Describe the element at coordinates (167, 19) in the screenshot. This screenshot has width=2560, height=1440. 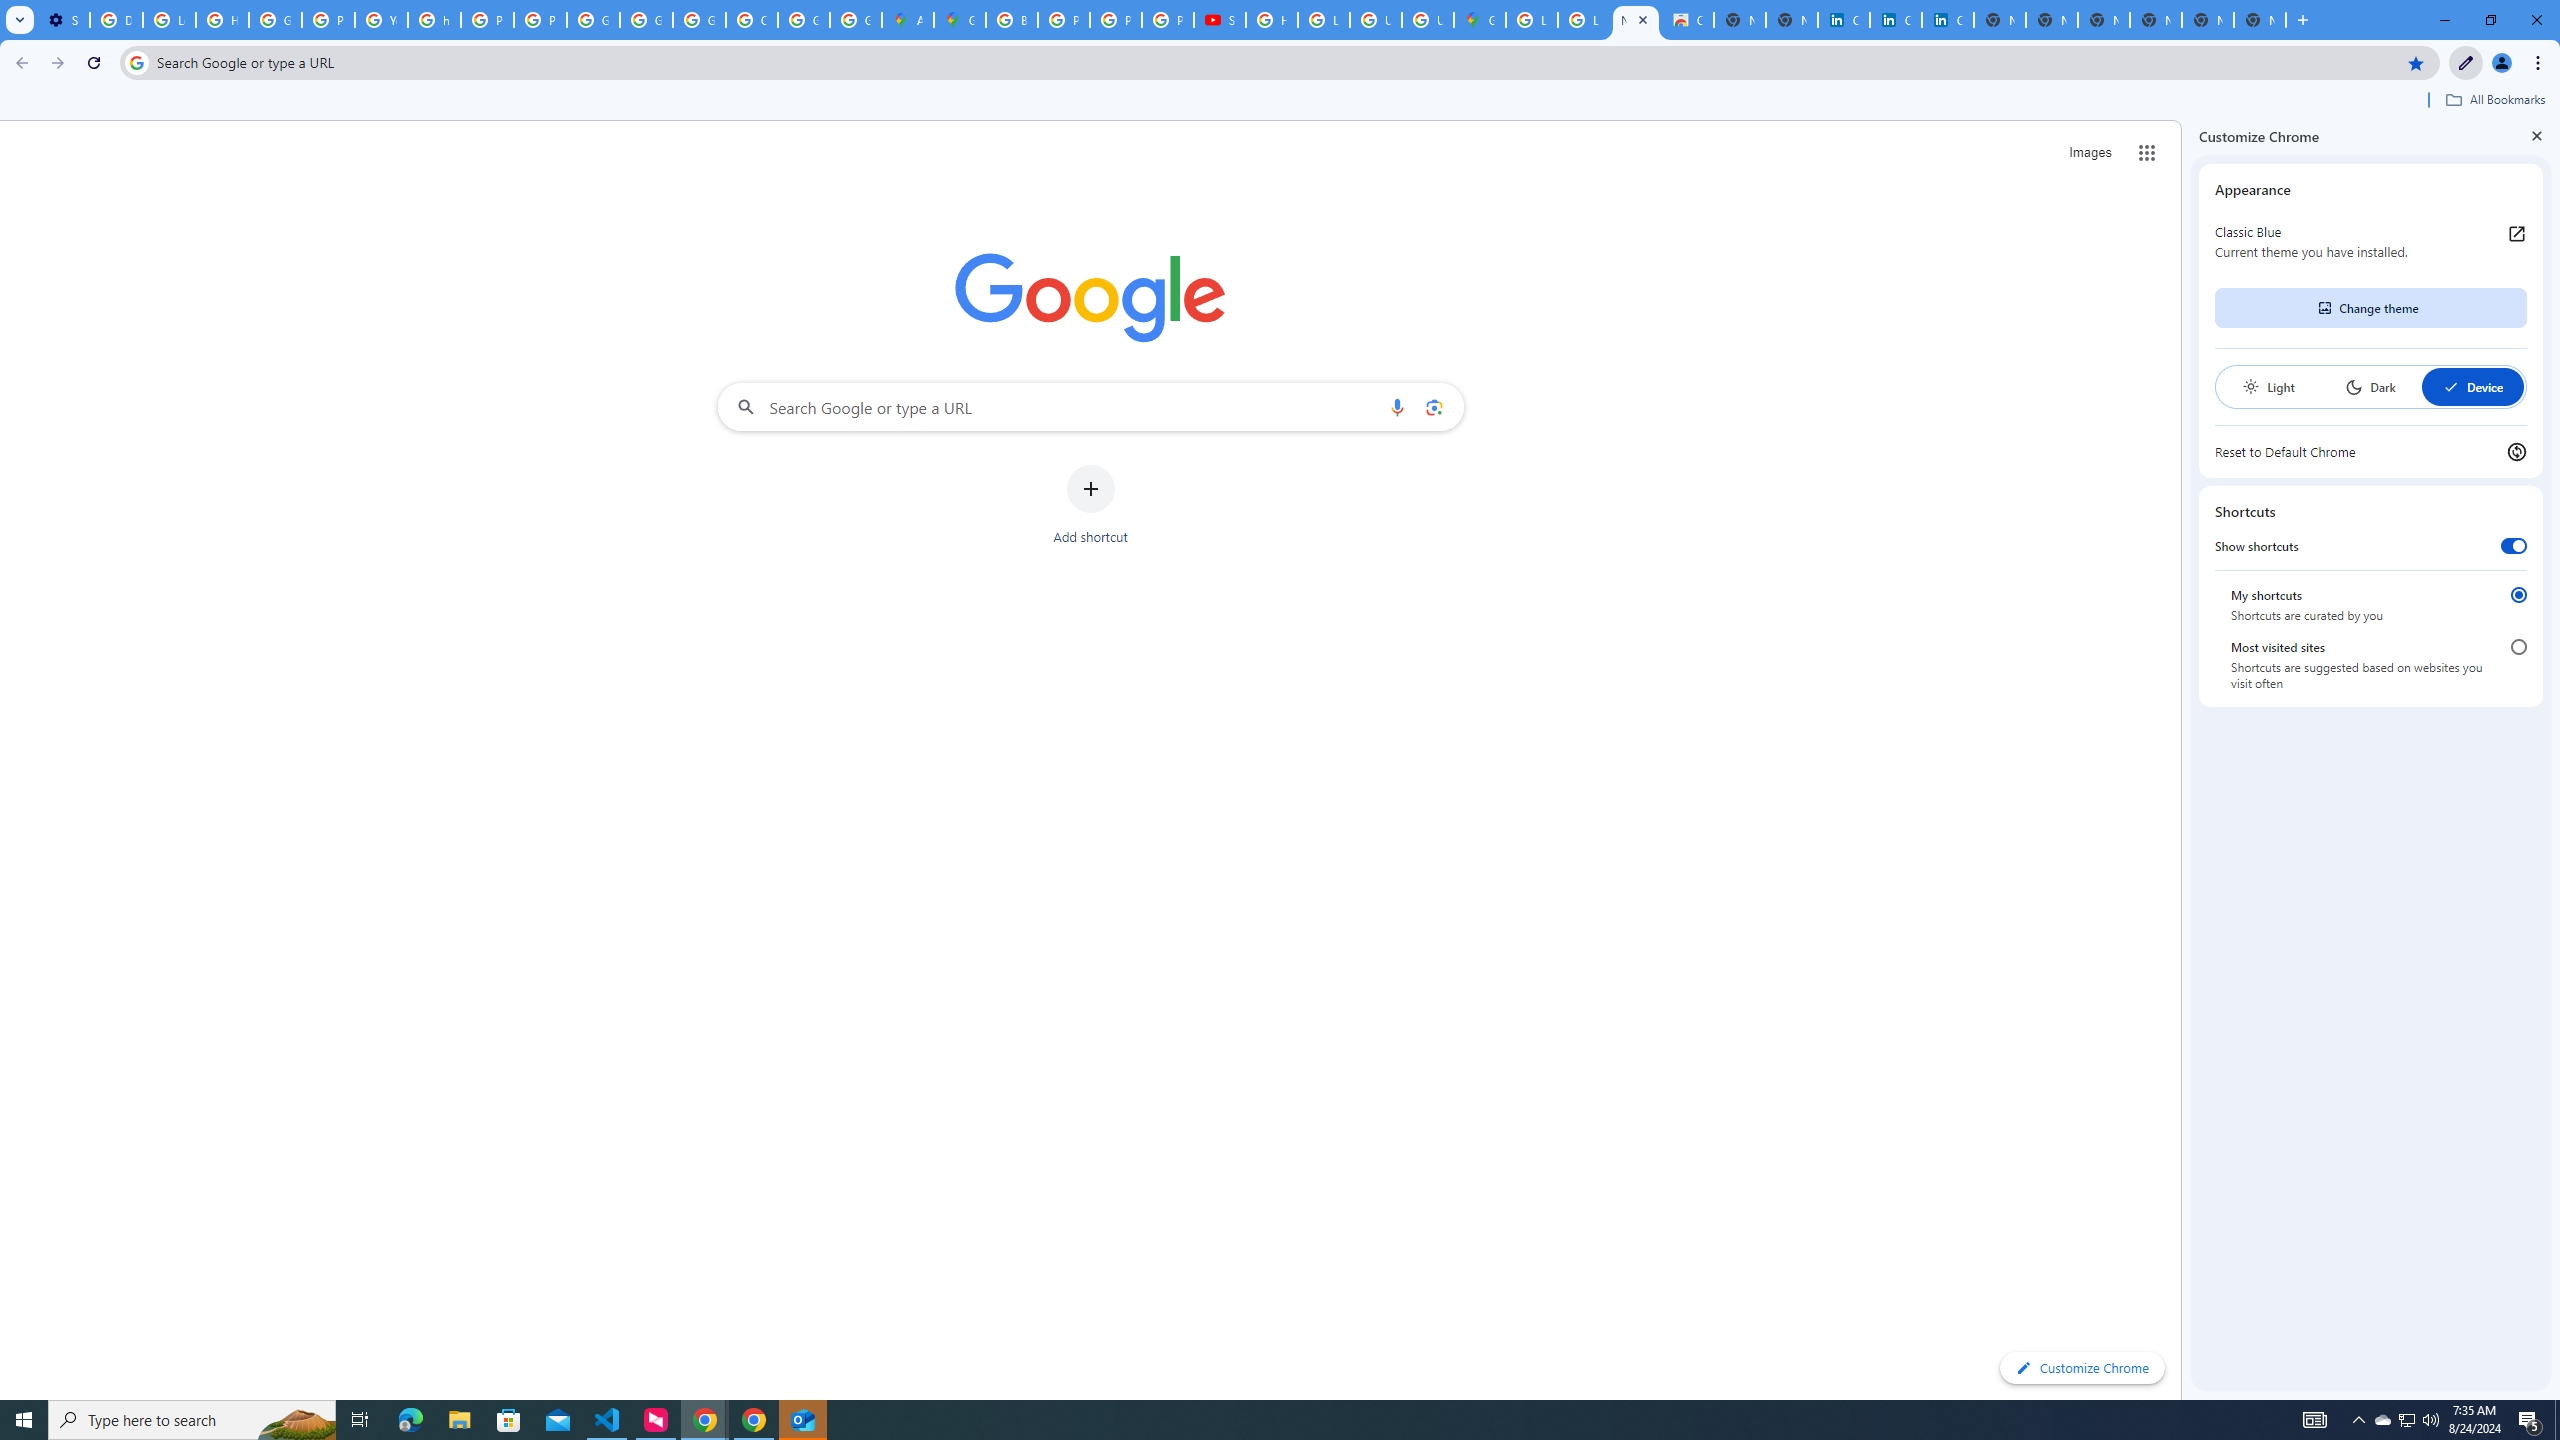
I see `'Learn how to find your photos - Google Photos Help'` at that location.